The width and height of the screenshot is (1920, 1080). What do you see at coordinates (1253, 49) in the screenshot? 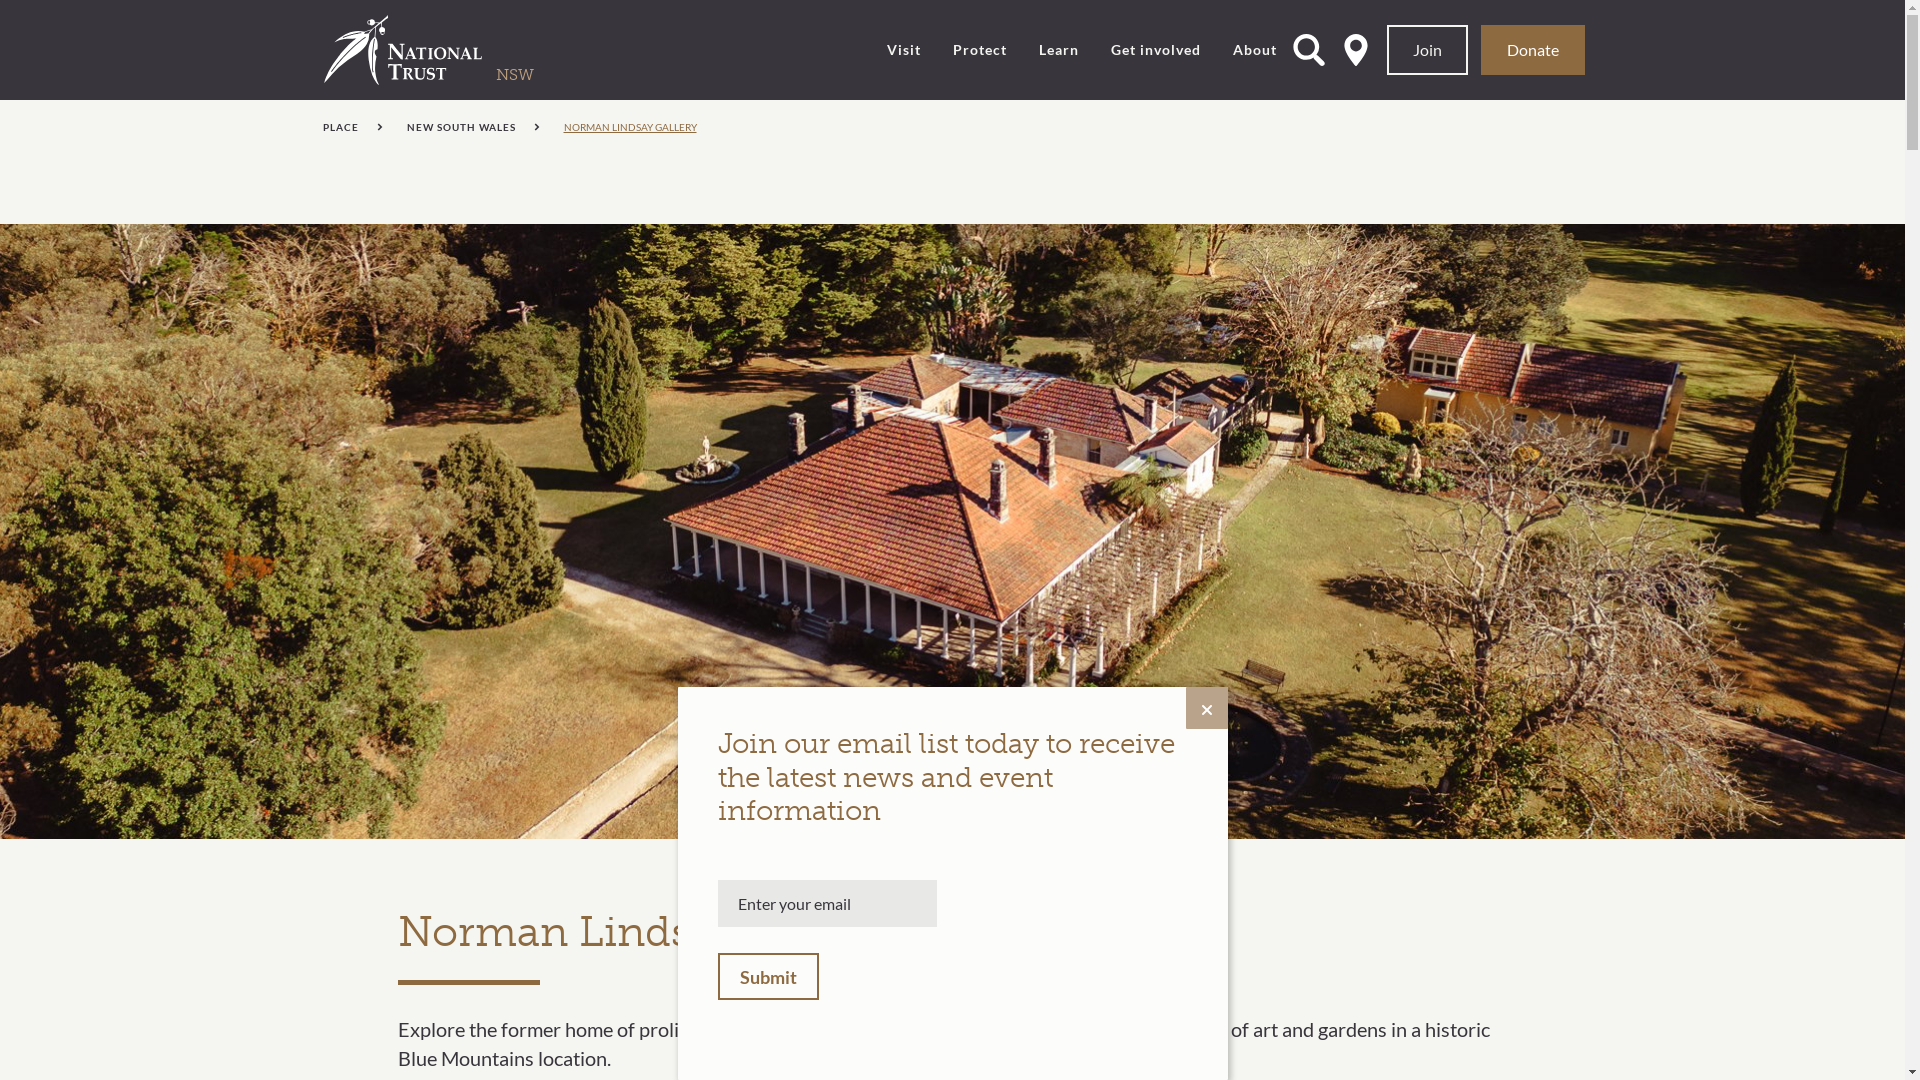
I see `'About'` at bounding box center [1253, 49].